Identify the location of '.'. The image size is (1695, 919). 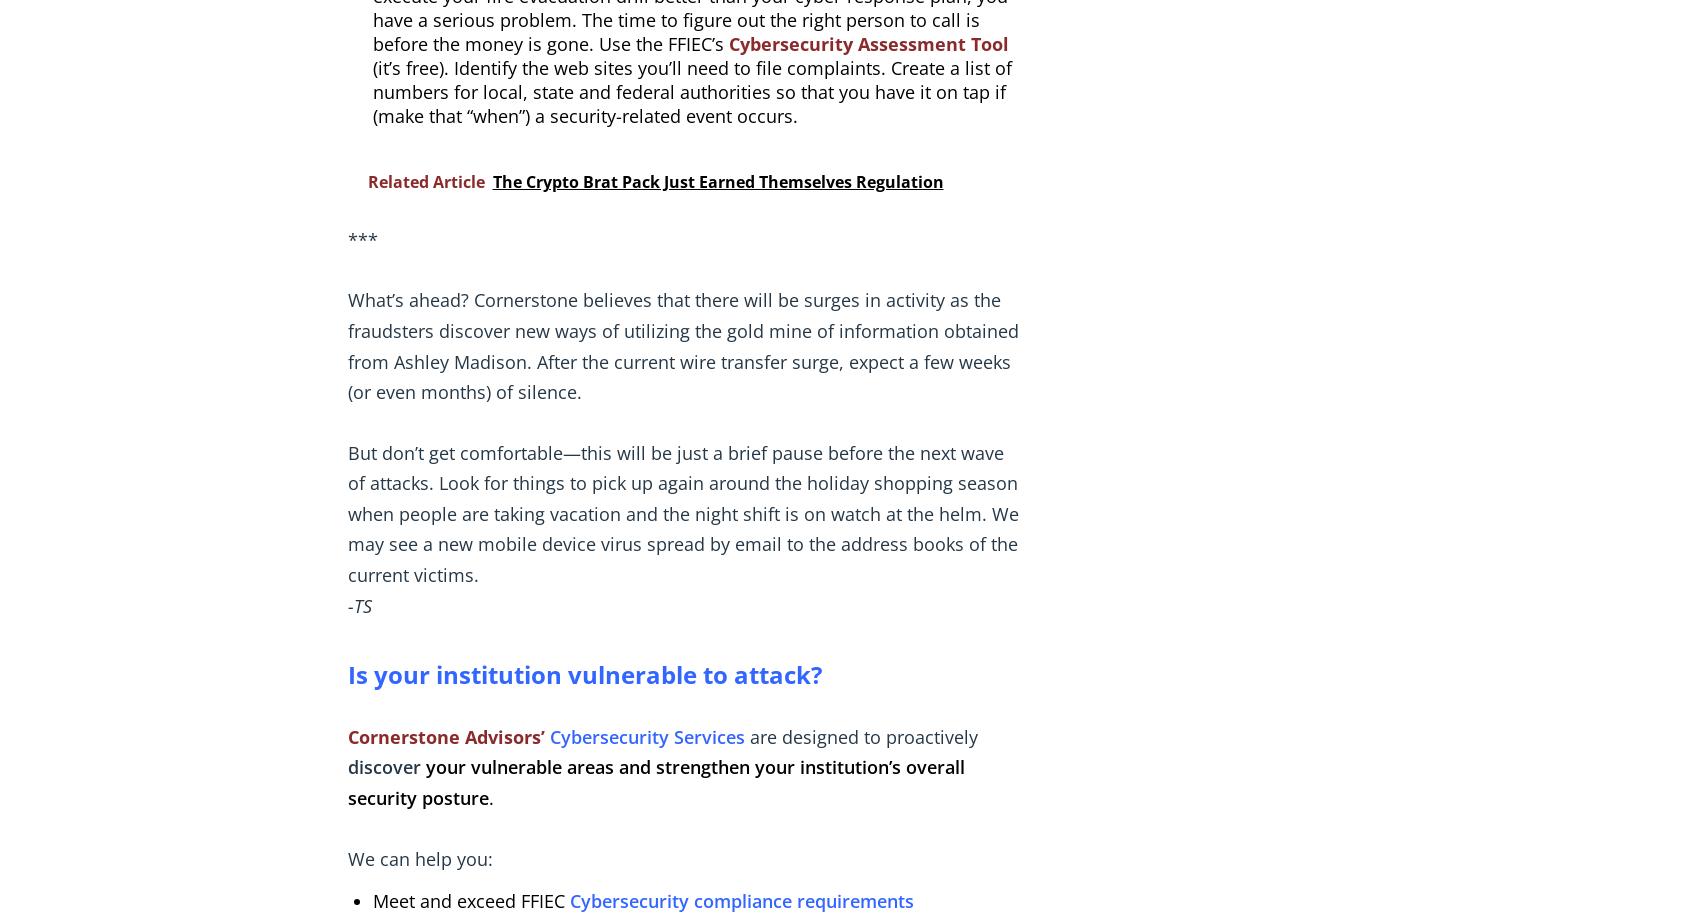
(489, 796).